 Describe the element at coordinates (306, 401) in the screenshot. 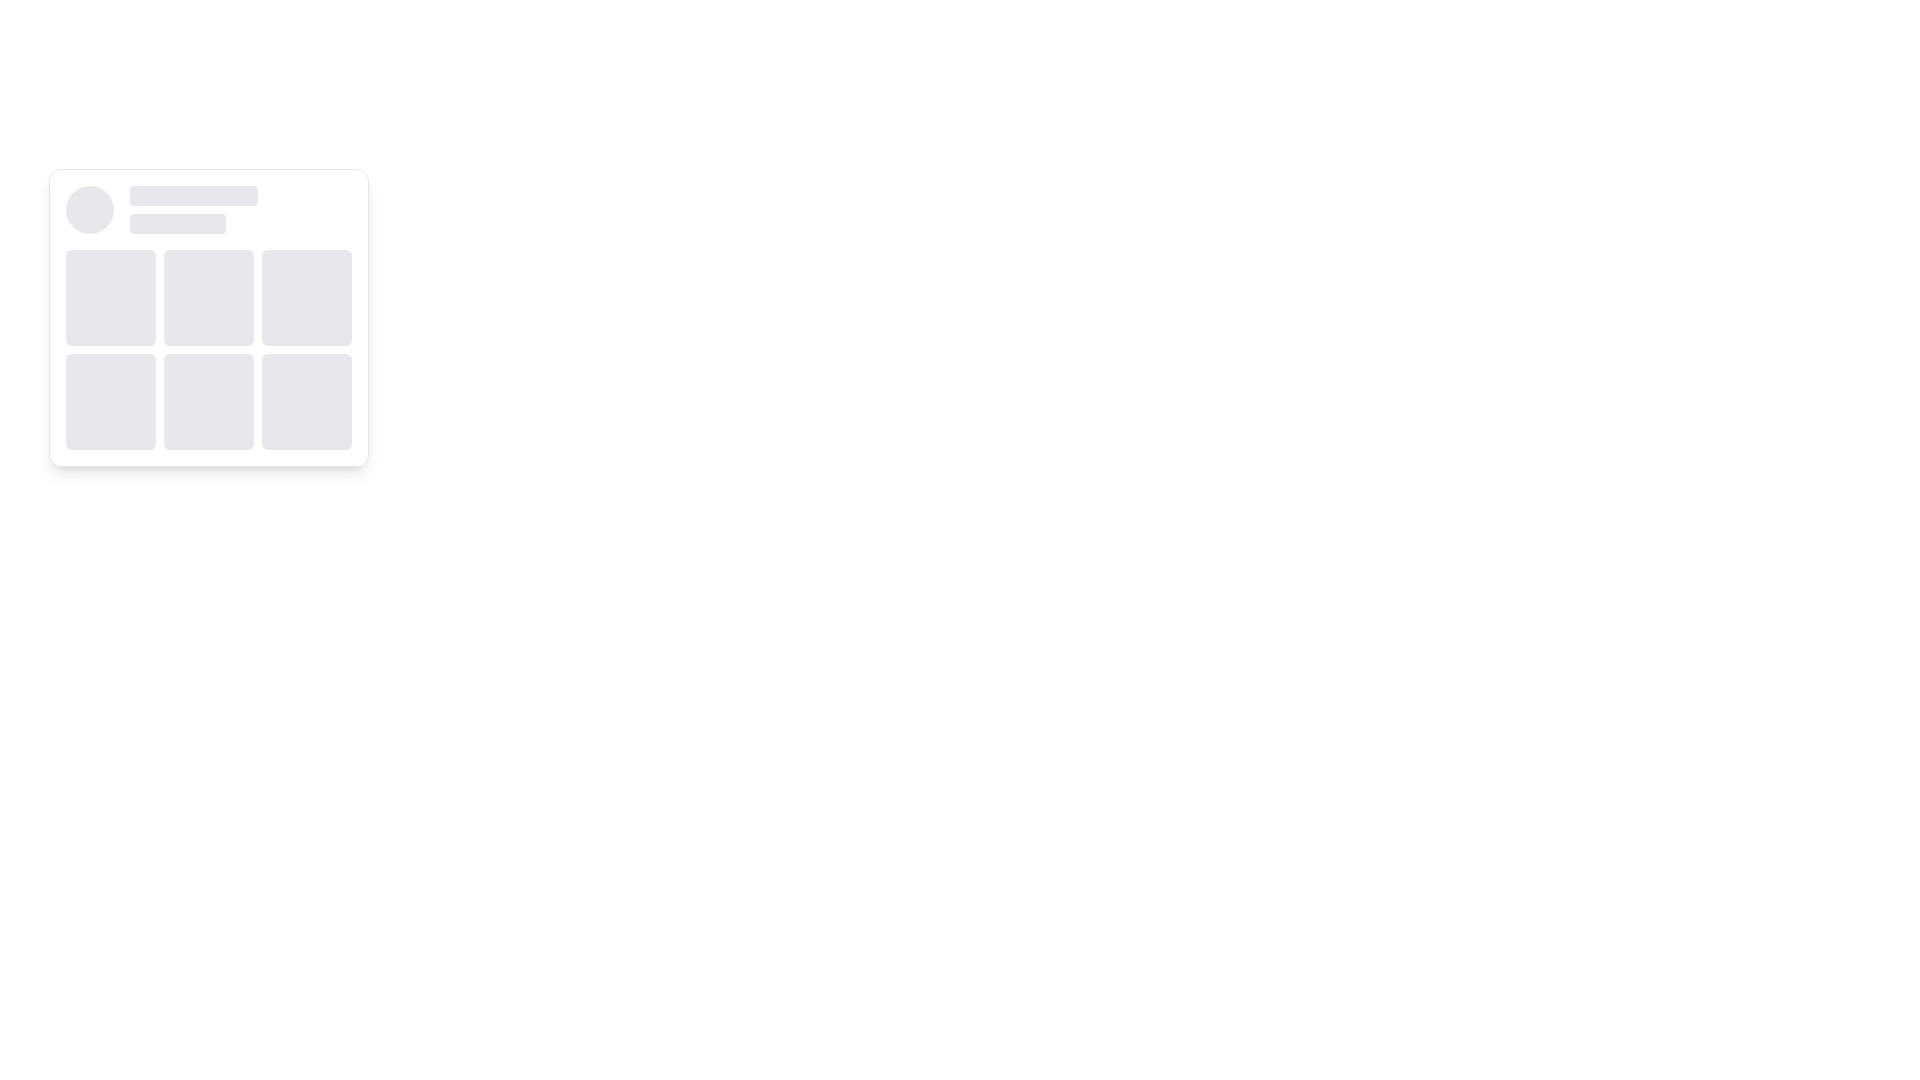

I see `the placeholder block located in the last cell of a 3x2 grid layout, specifically in the third column of the second row` at that location.